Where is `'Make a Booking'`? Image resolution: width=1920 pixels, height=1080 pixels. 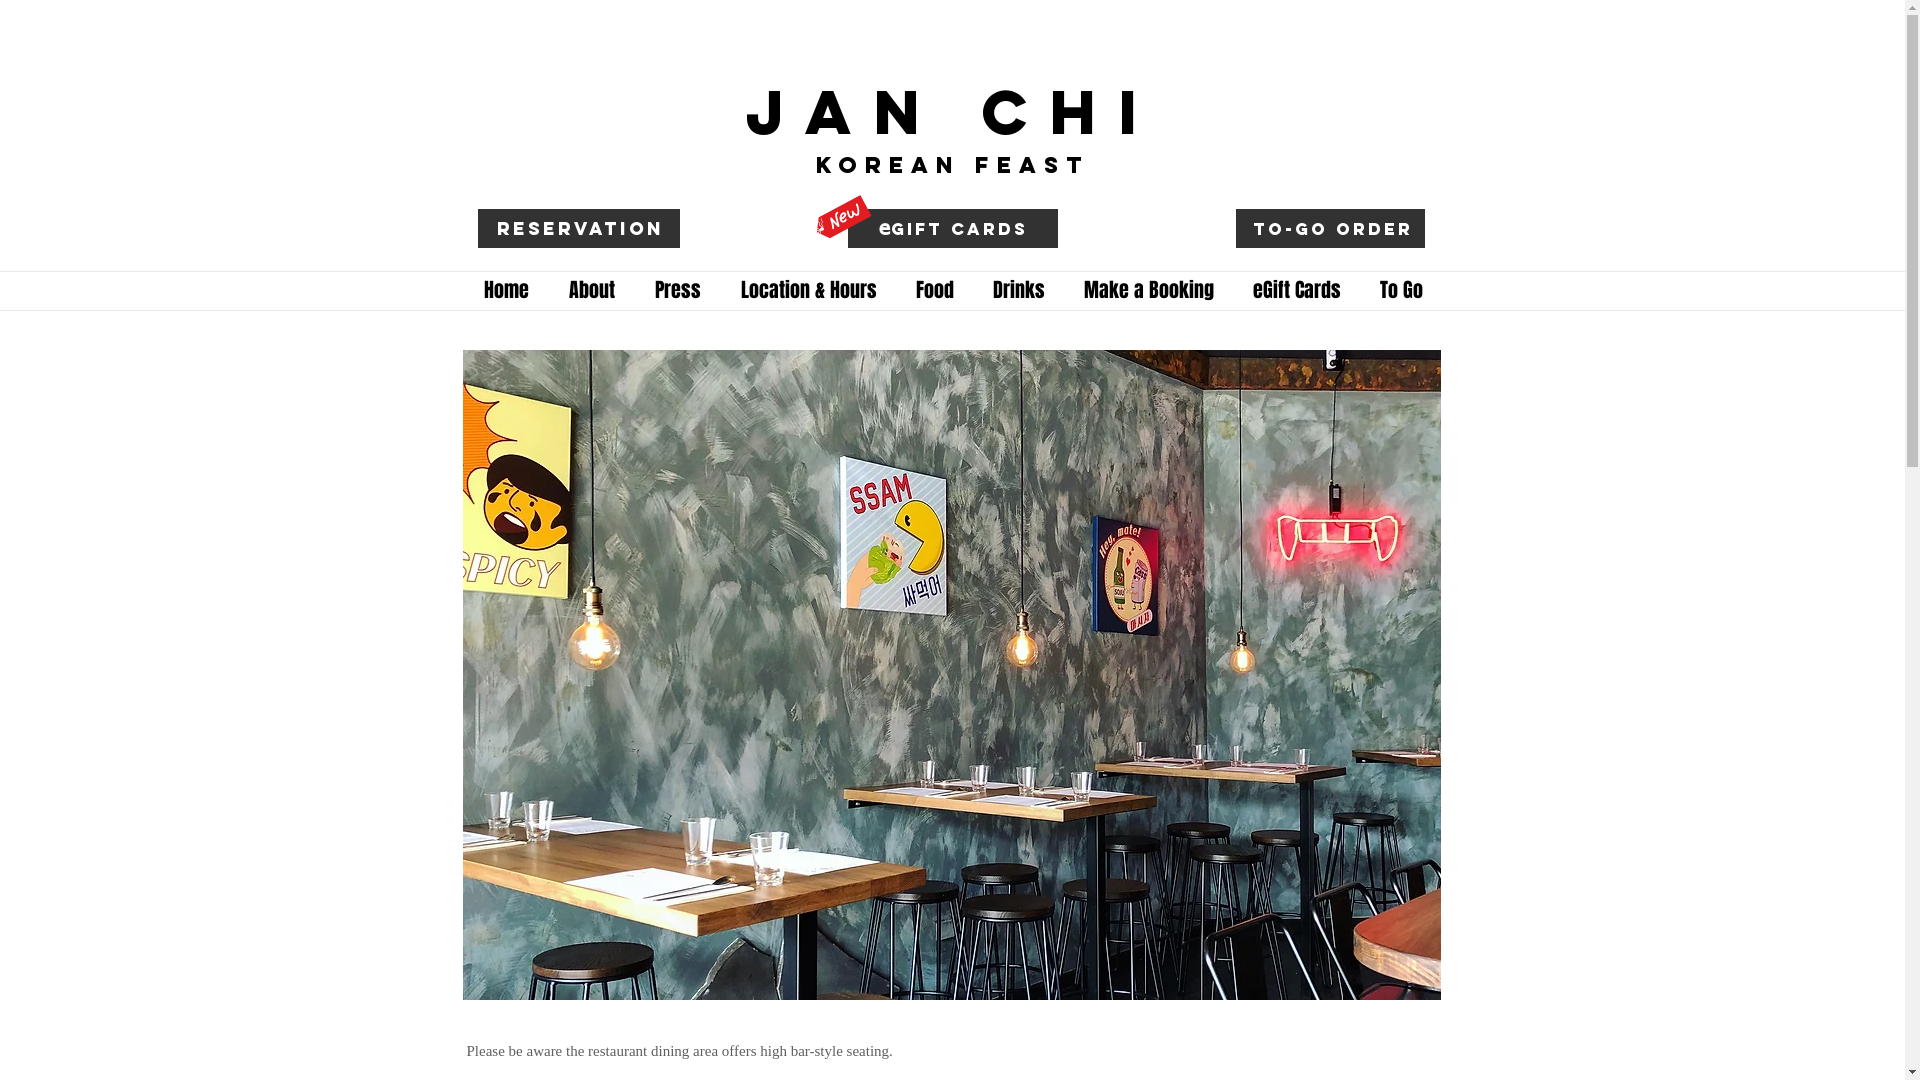
'Make a Booking' is located at coordinates (1148, 290).